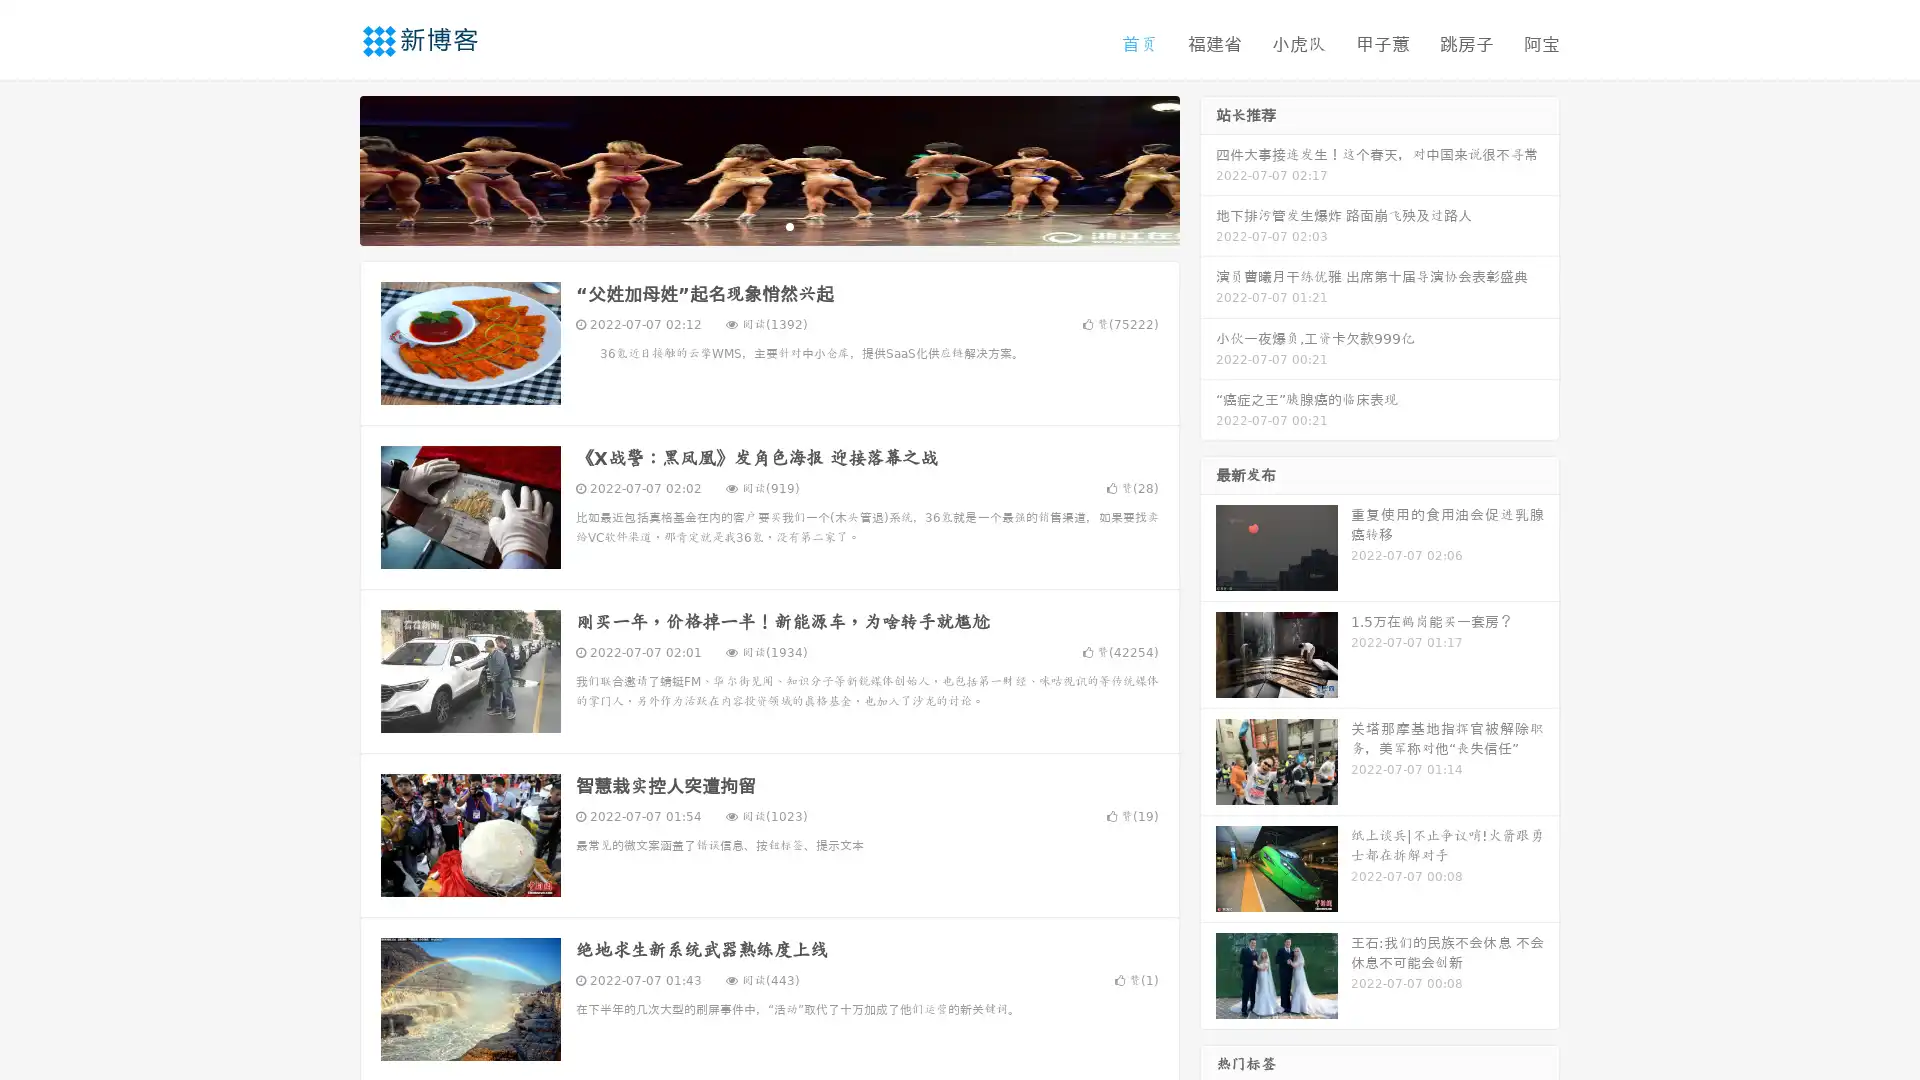  Describe the element at coordinates (330, 168) in the screenshot. I see `Previous slide` at that location.